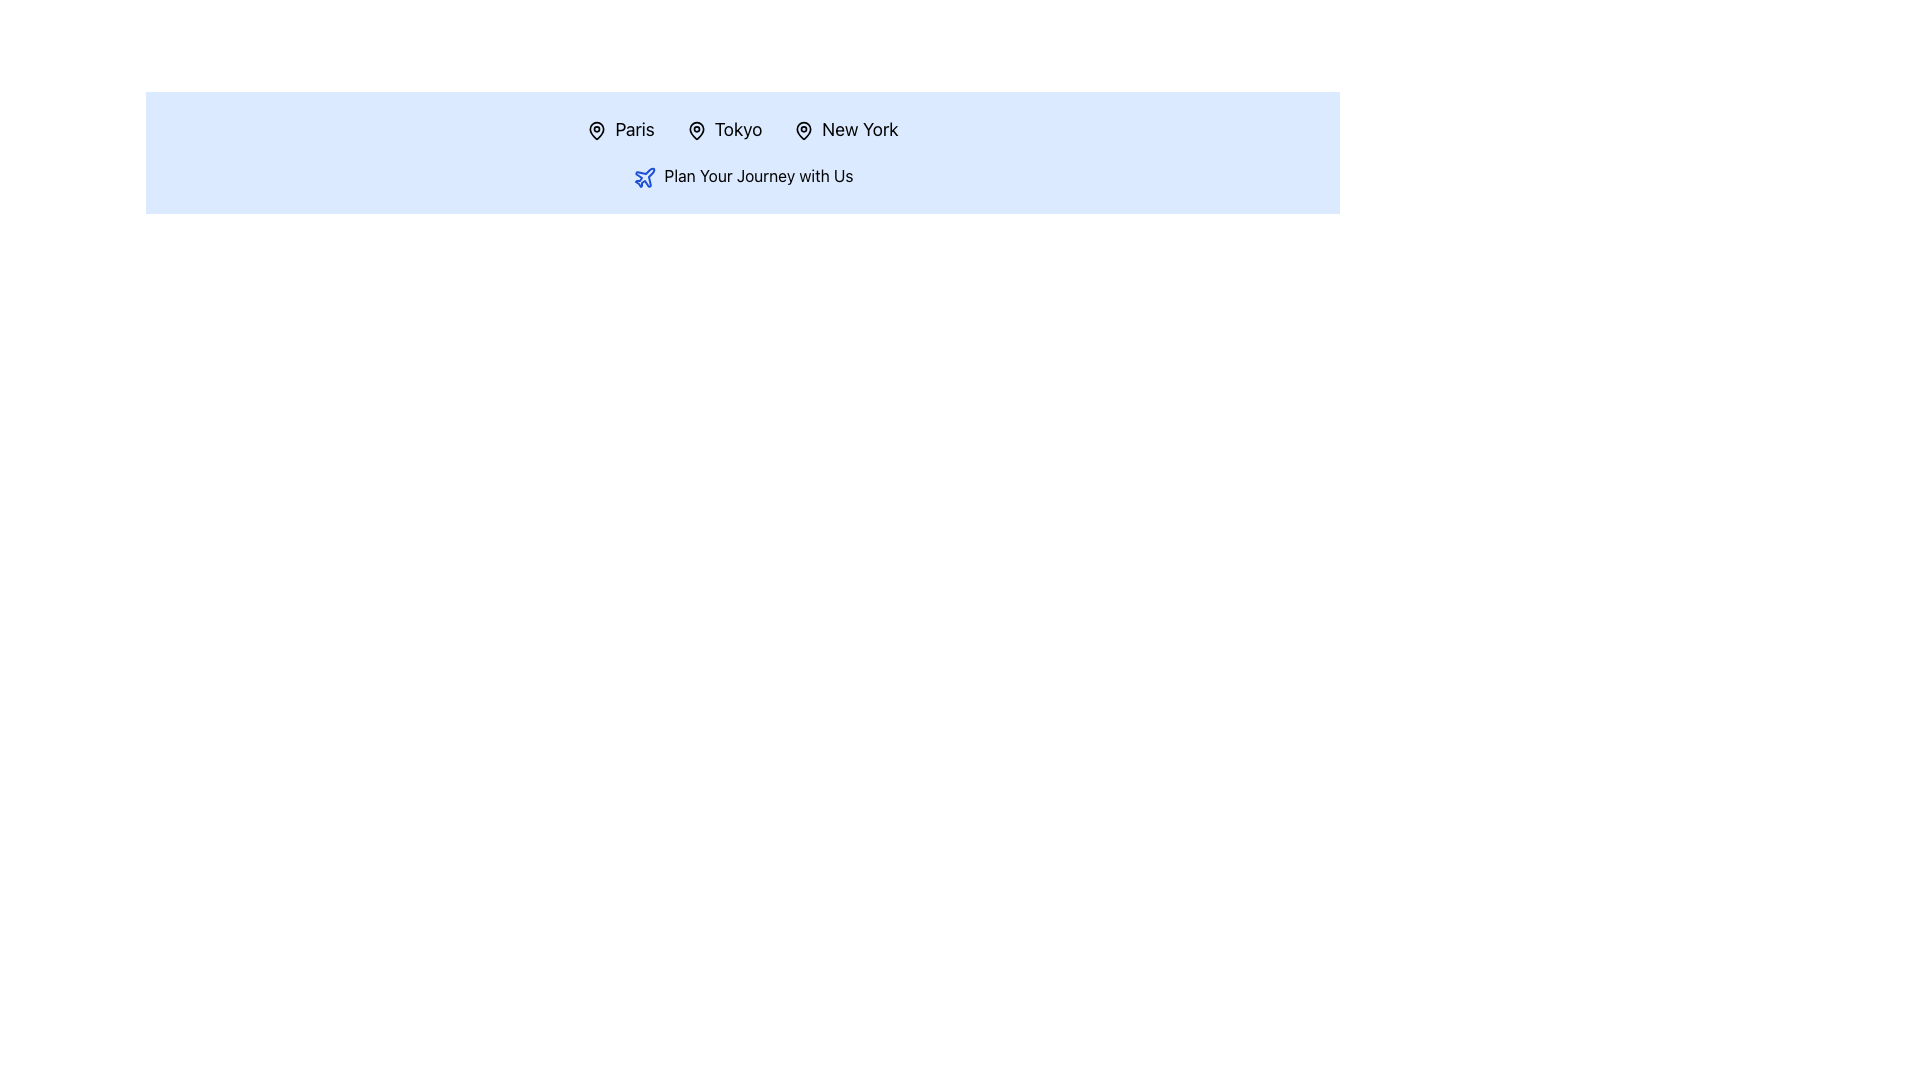 The width and height of the screenshot is (1920, 1080). What do you see at coordinates (644, 176) in the screenshot?
I see `the blue outline-style airplane icon located to the left of the text 'Plan Your Journey with Us.'` at bounding box center [644, 176].